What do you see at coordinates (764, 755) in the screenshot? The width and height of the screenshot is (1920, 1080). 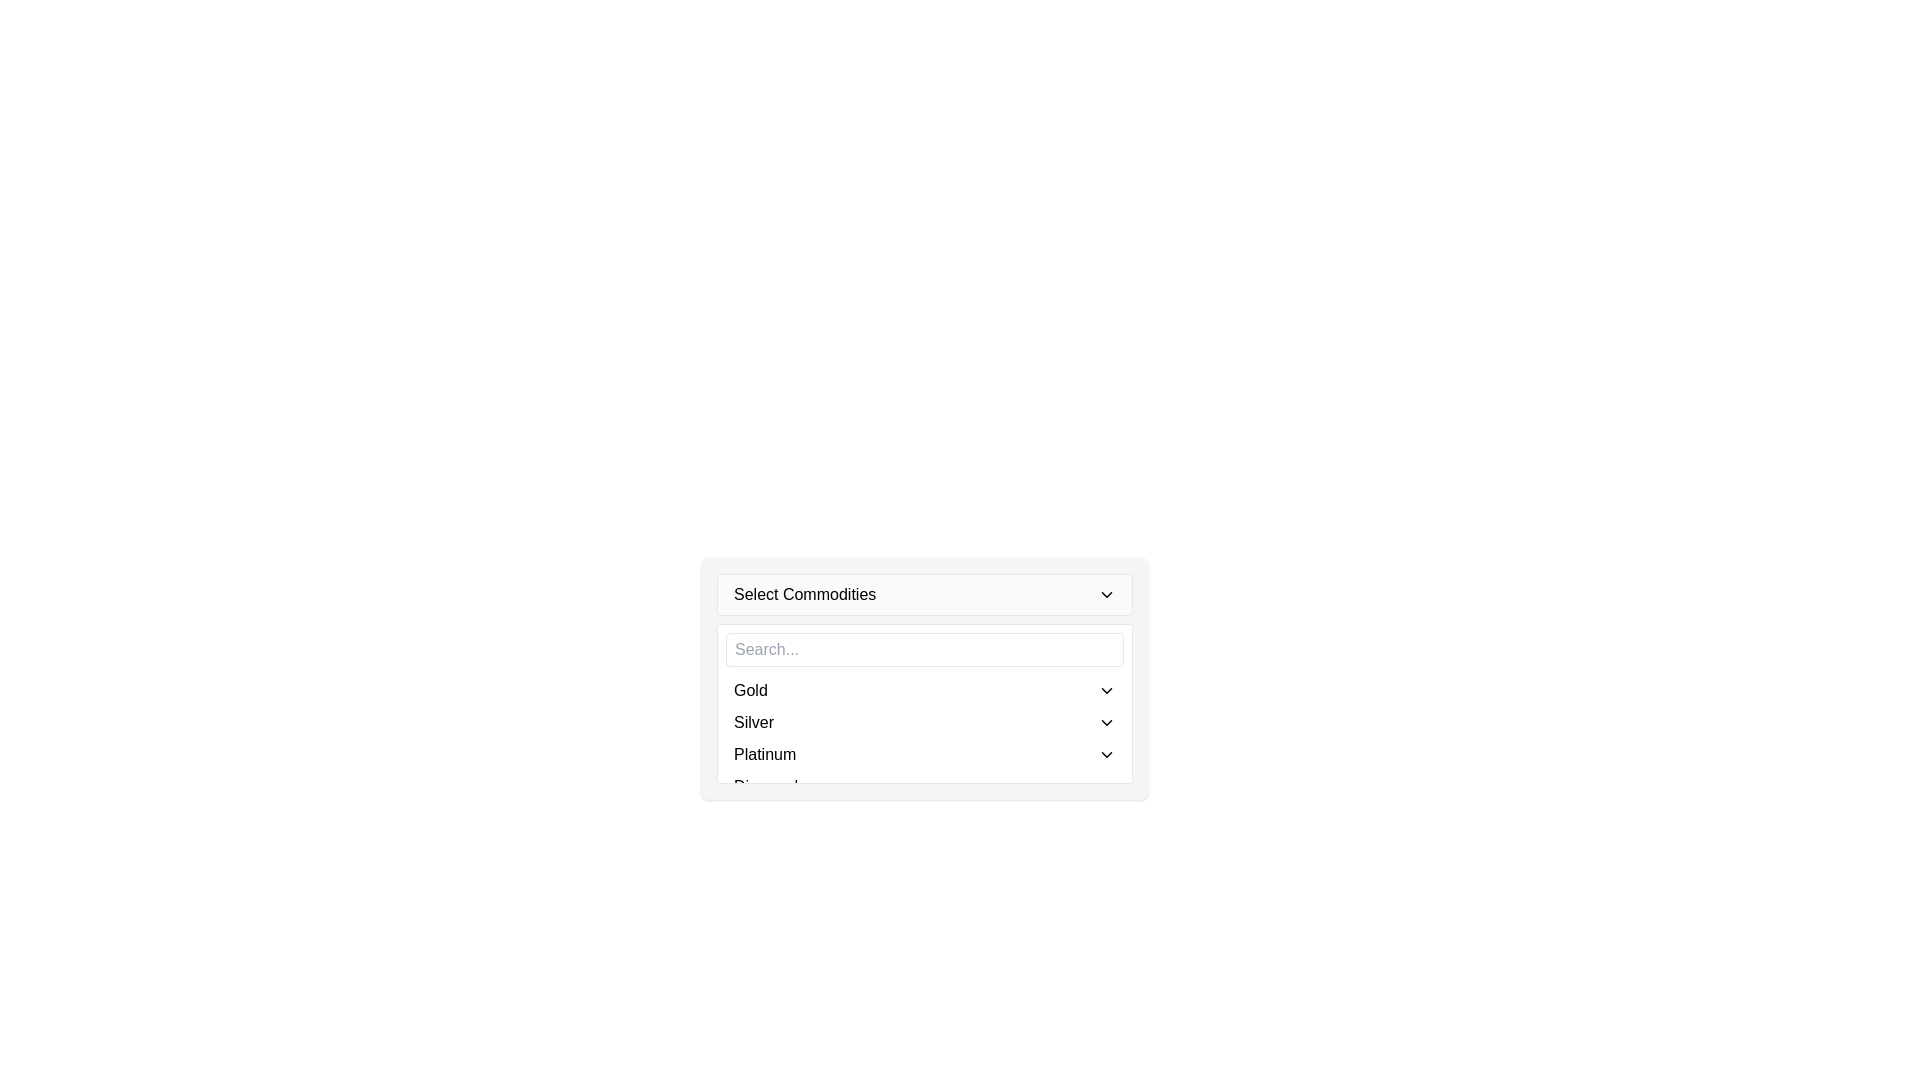 I see `the text label representing the commodity 'Platinum' in the dropdown menu titled 'Select Commodities'` at bounding box center [764, 755].